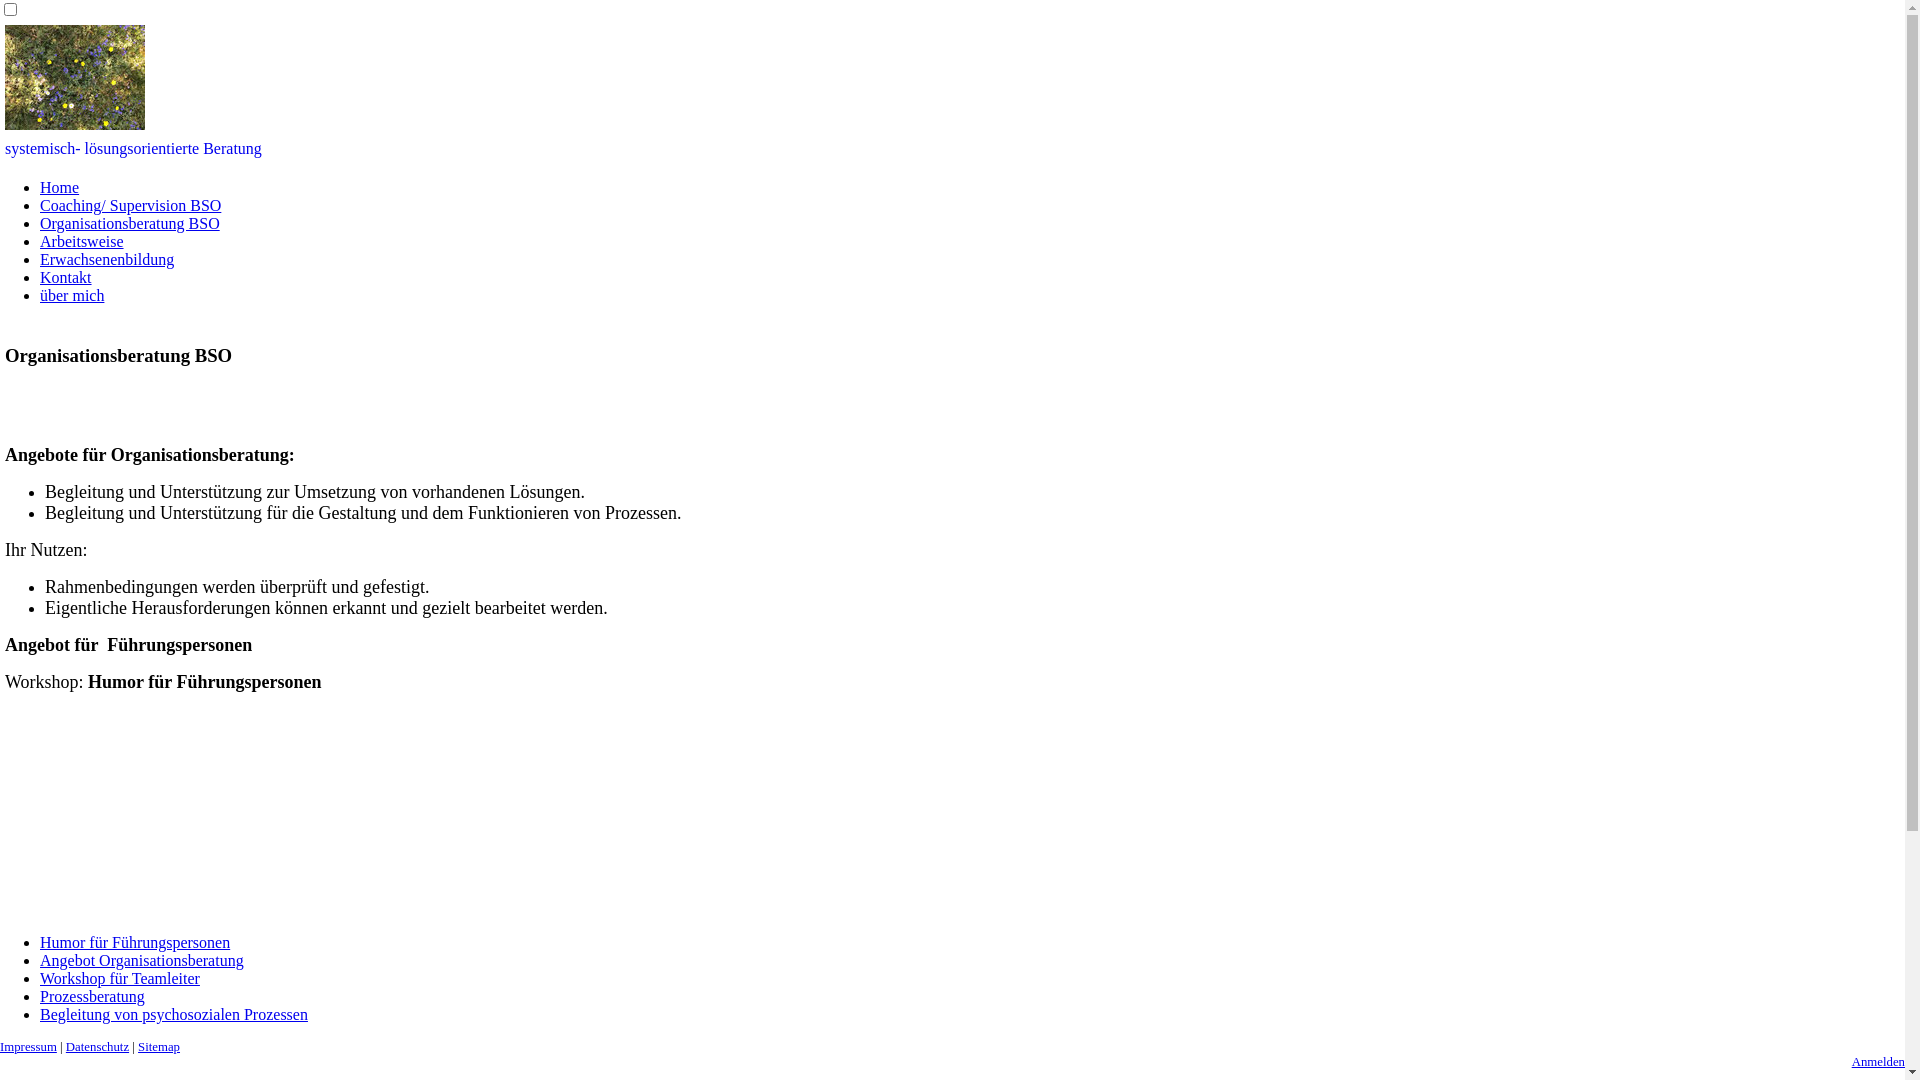  Describe the element at coordinates (66, 277) in the screenshot. I see `'Kontakt'` at that location.